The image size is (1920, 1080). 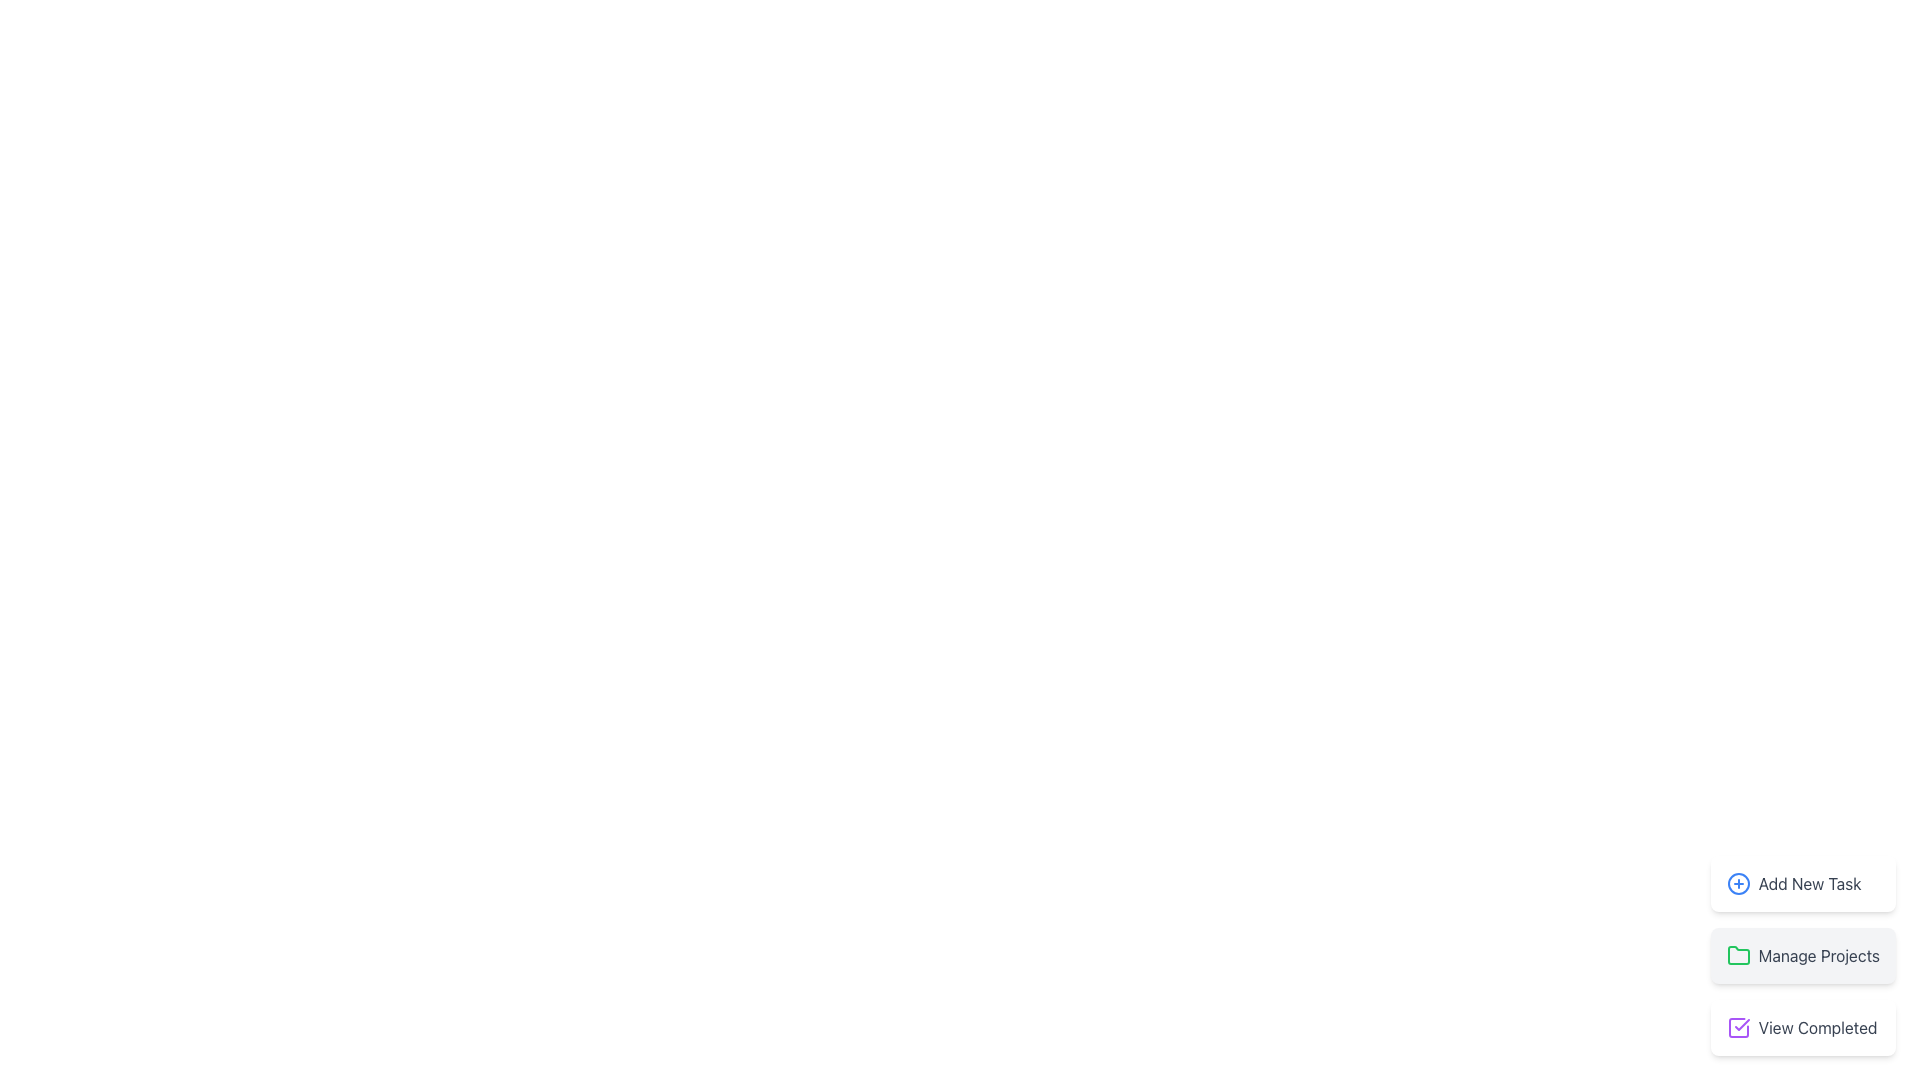 What do you see at coordinates (1803, 882) in the screenshot?
I see `the 'Add Task' button, which is the first button in the bottom-right corner of the interface` at bounding box center [1803, 882].